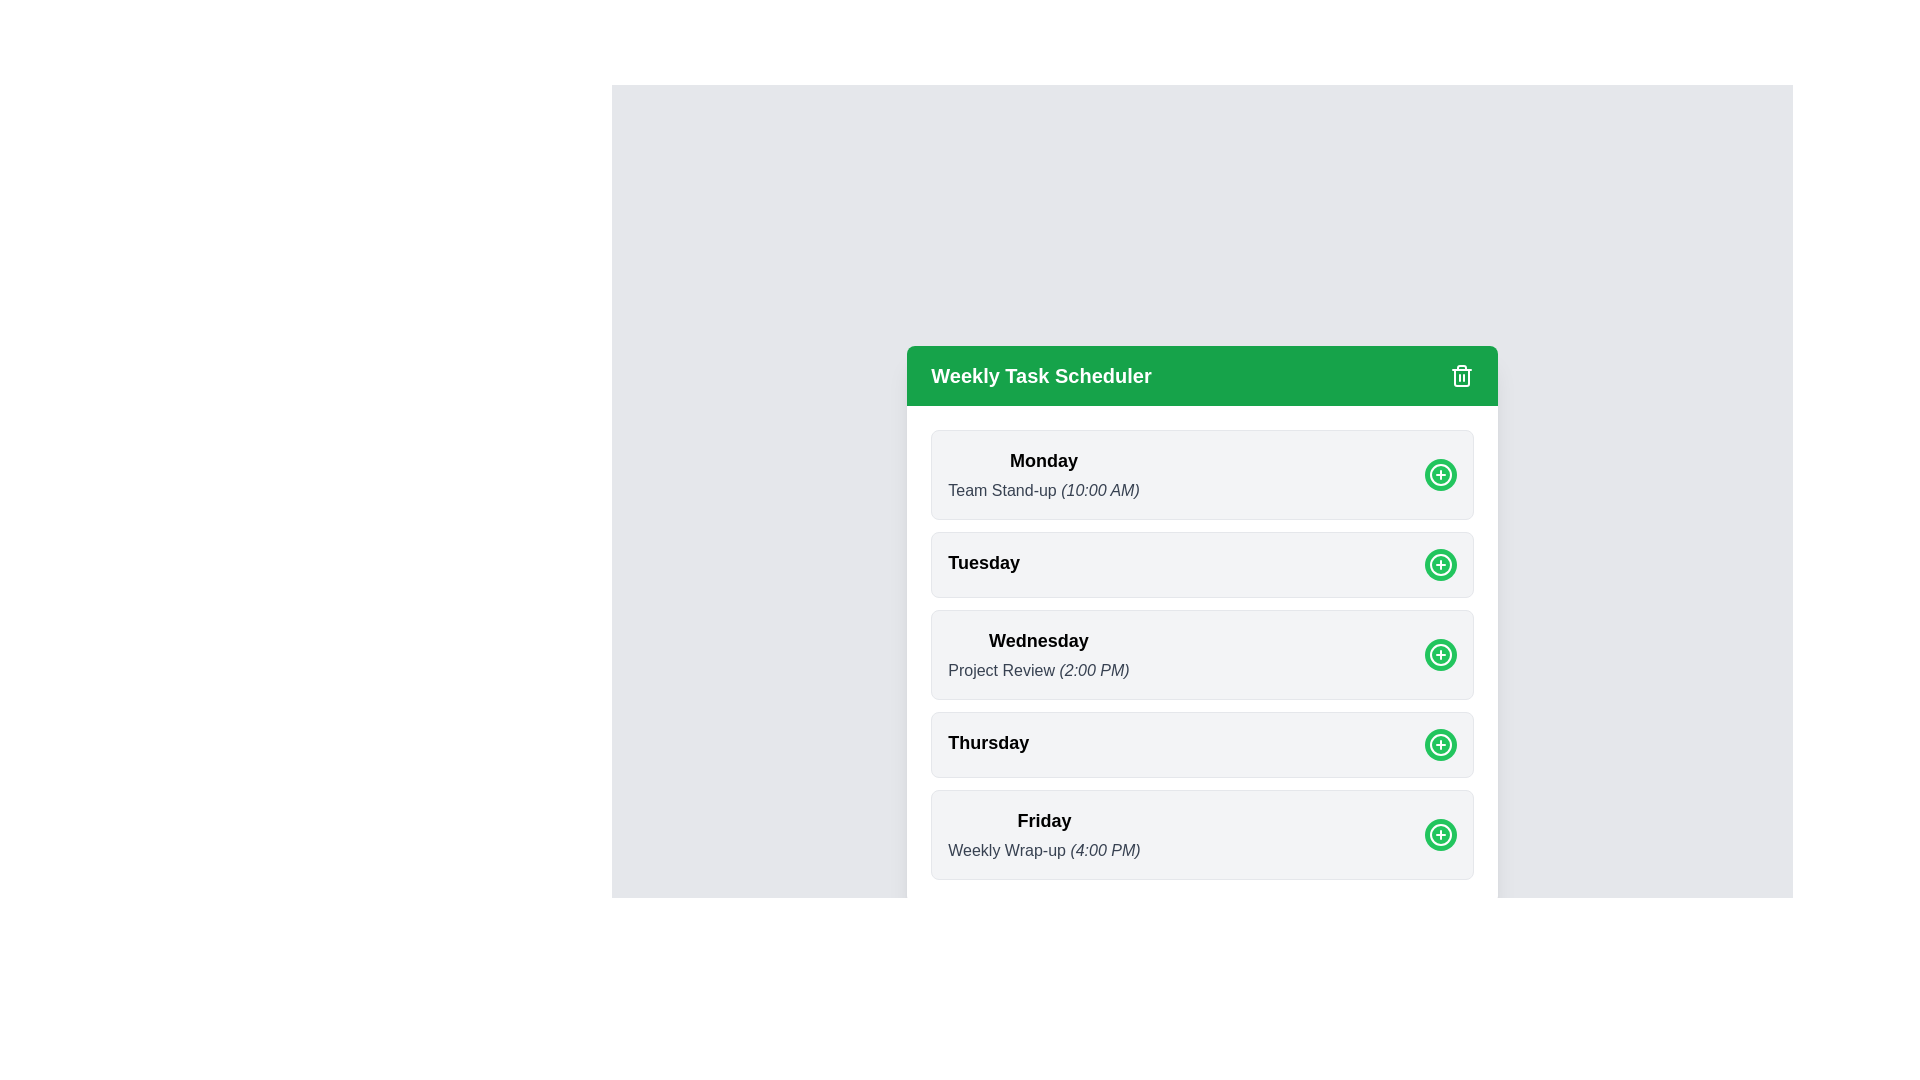 Image resolution: width=1920 pixels, height=1080 pixels. I want to click on the header section of the Weekly Task Scheduler dialog, so click(1201, 375).